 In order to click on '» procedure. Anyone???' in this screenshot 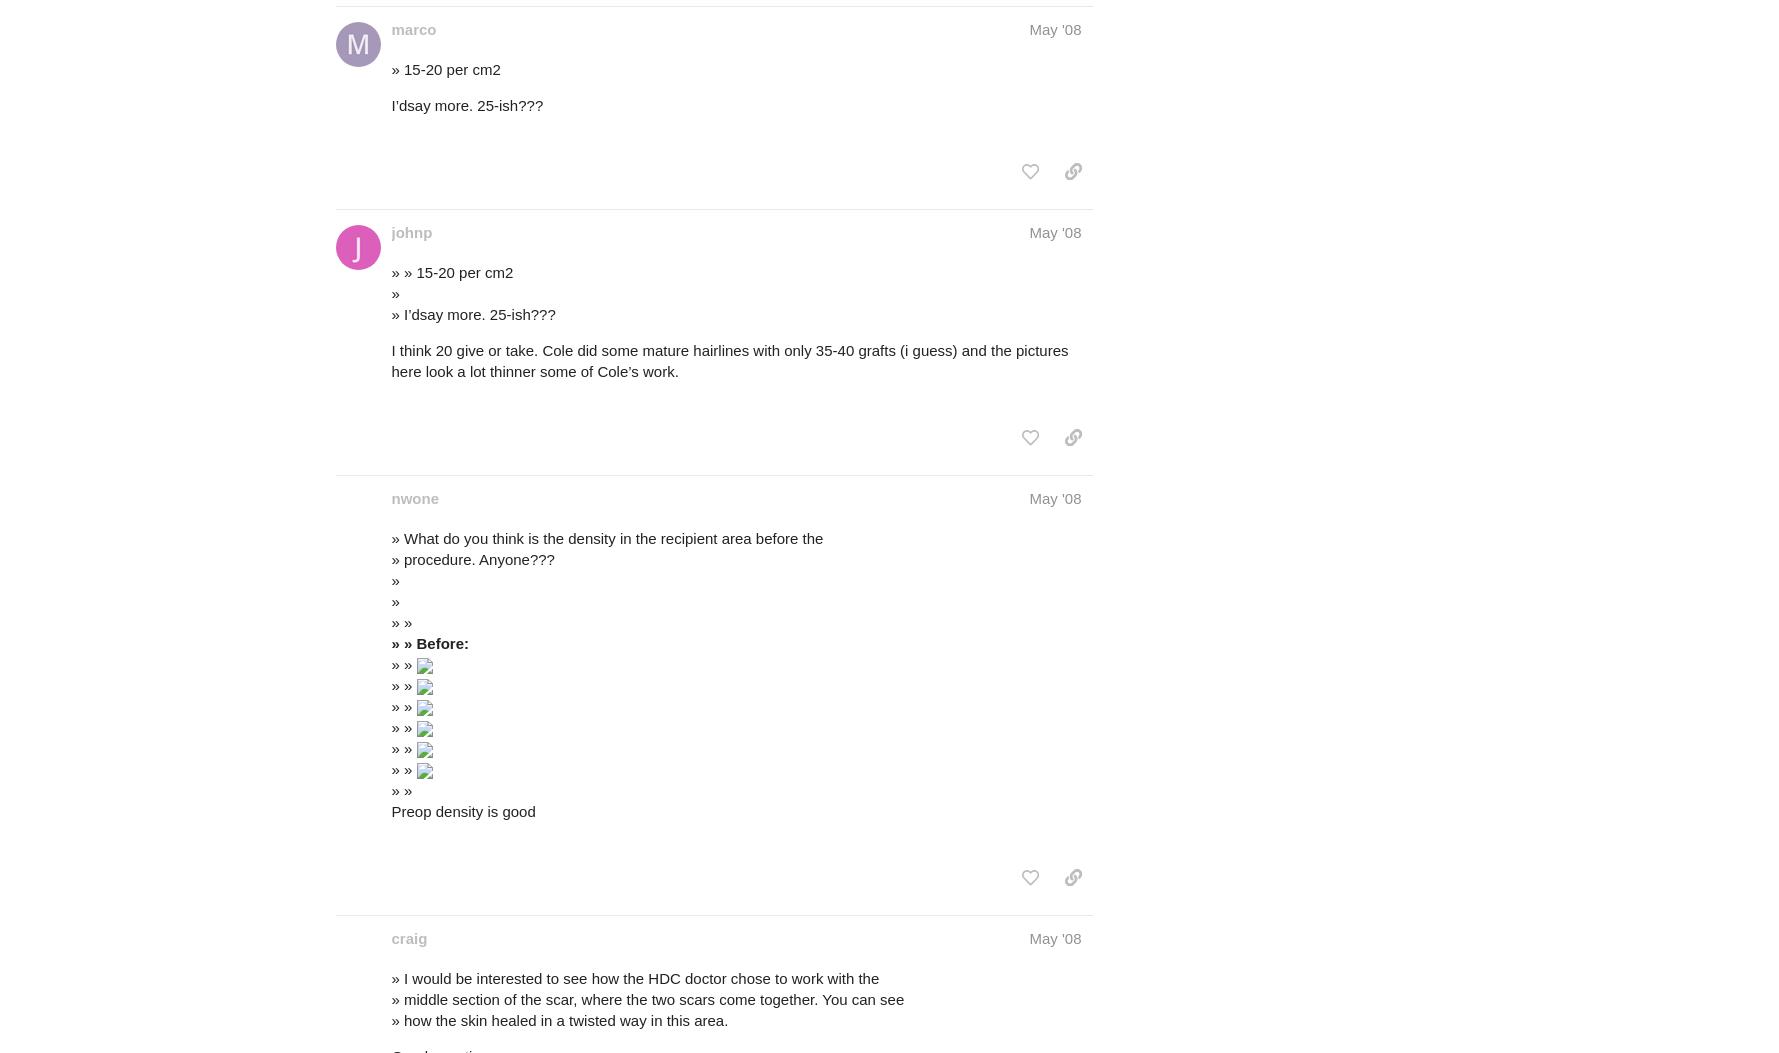, I will do `click(472, 557)`.